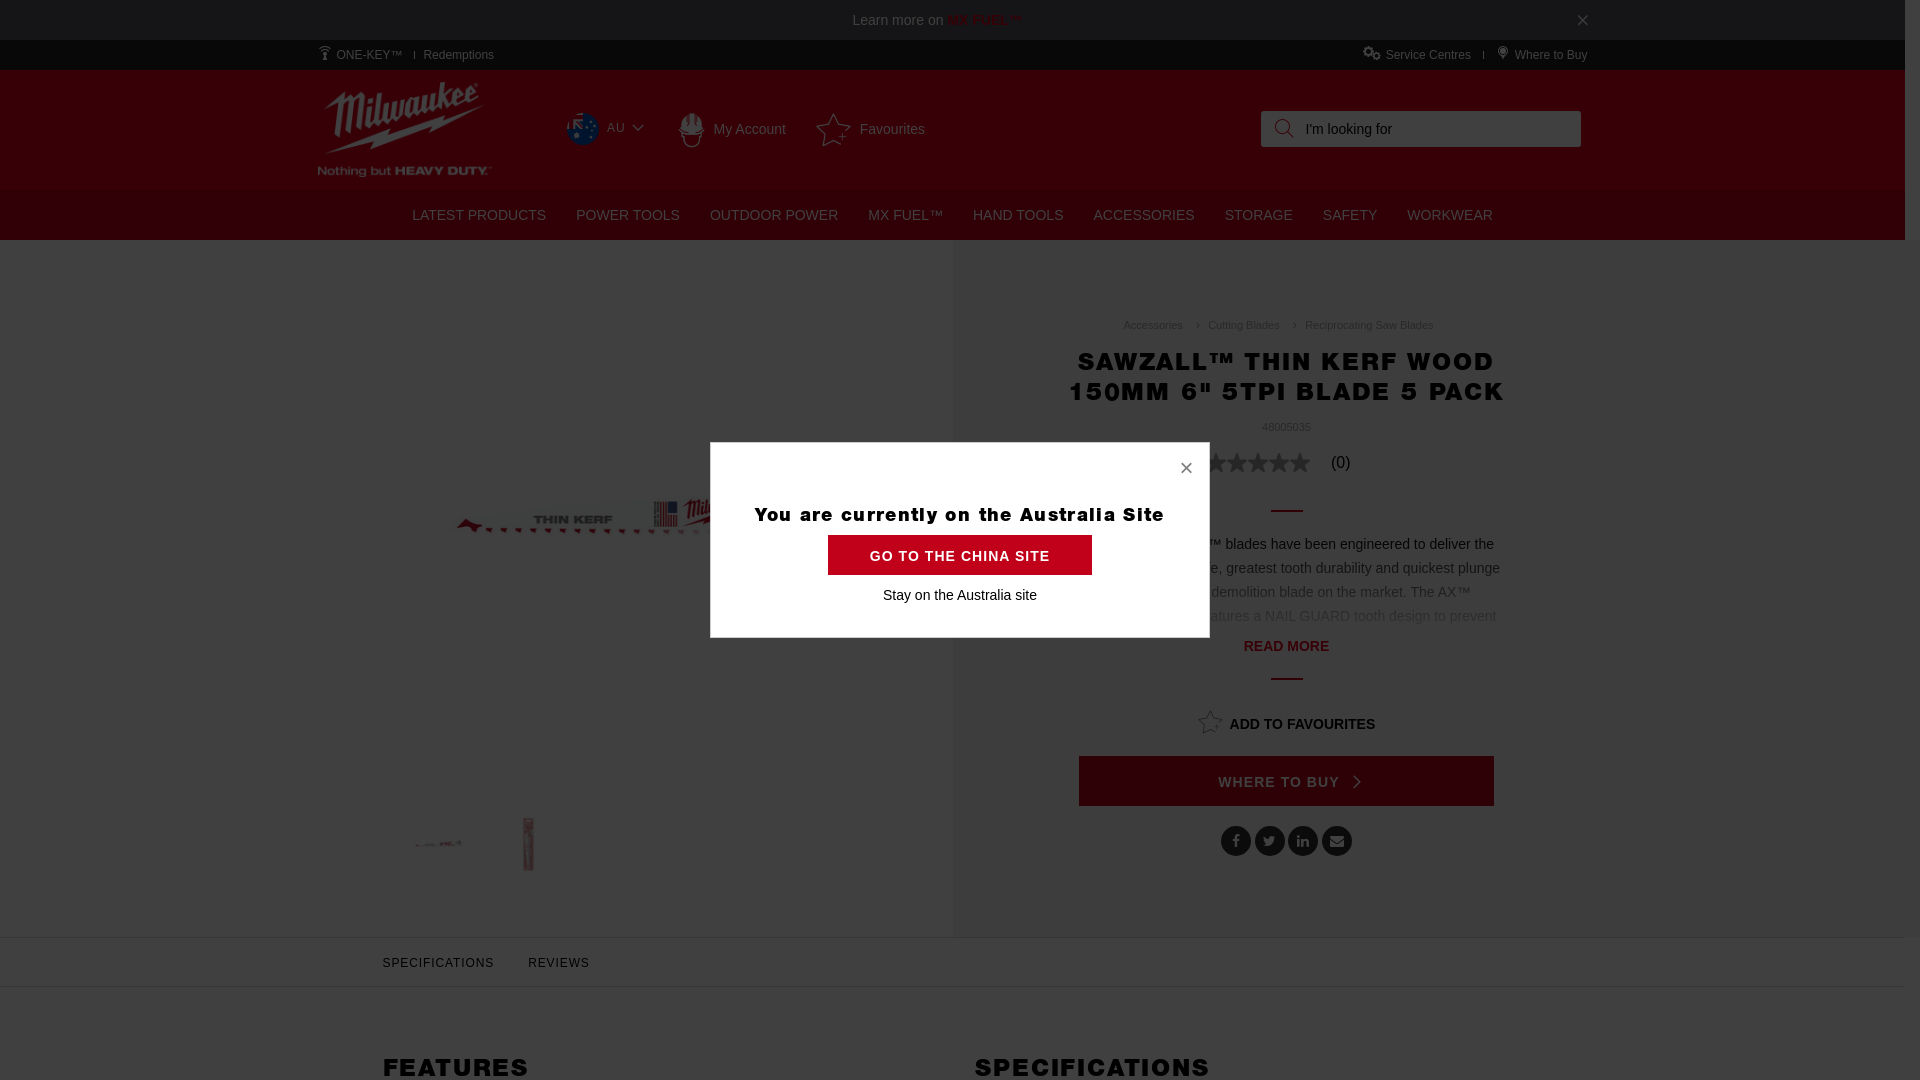 This screenshot has height=1080, width=1920. I want to click on 'Accessories', so click(1152, 323).